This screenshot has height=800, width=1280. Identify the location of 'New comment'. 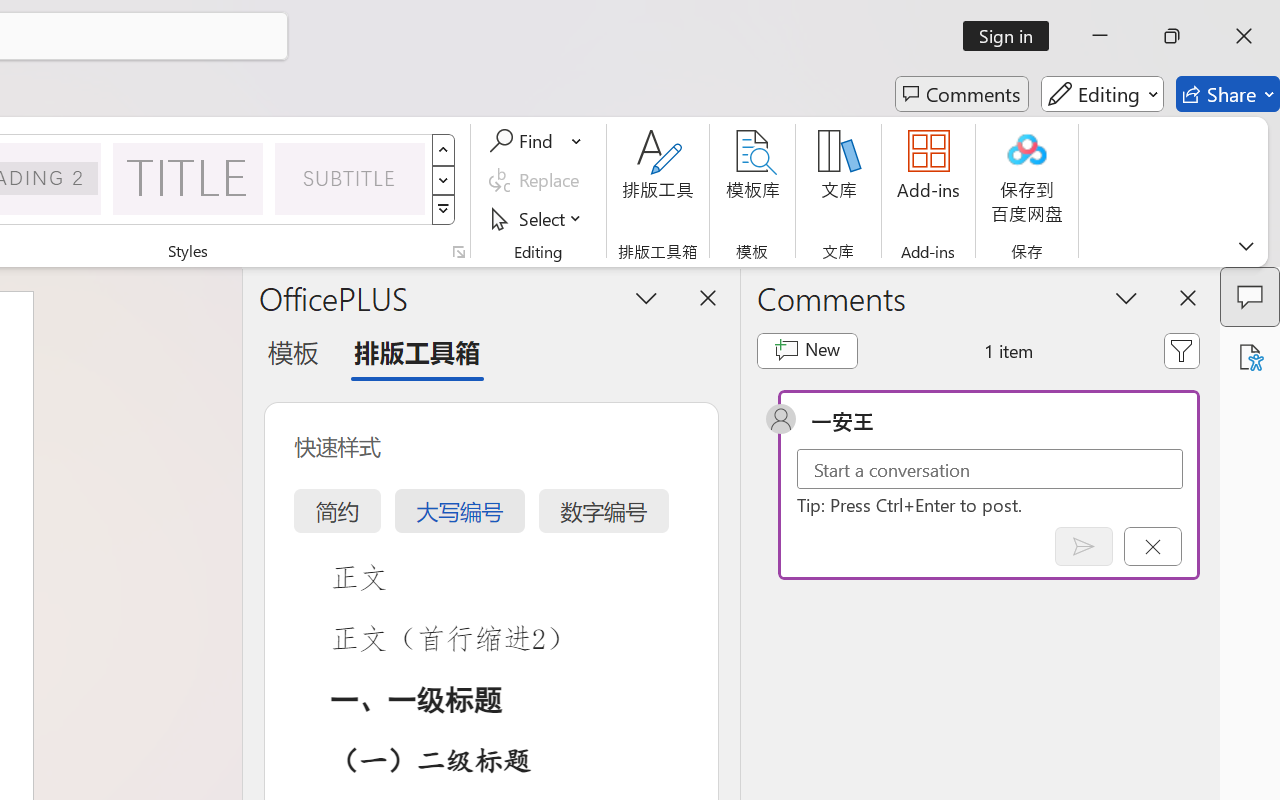
(807, 350).